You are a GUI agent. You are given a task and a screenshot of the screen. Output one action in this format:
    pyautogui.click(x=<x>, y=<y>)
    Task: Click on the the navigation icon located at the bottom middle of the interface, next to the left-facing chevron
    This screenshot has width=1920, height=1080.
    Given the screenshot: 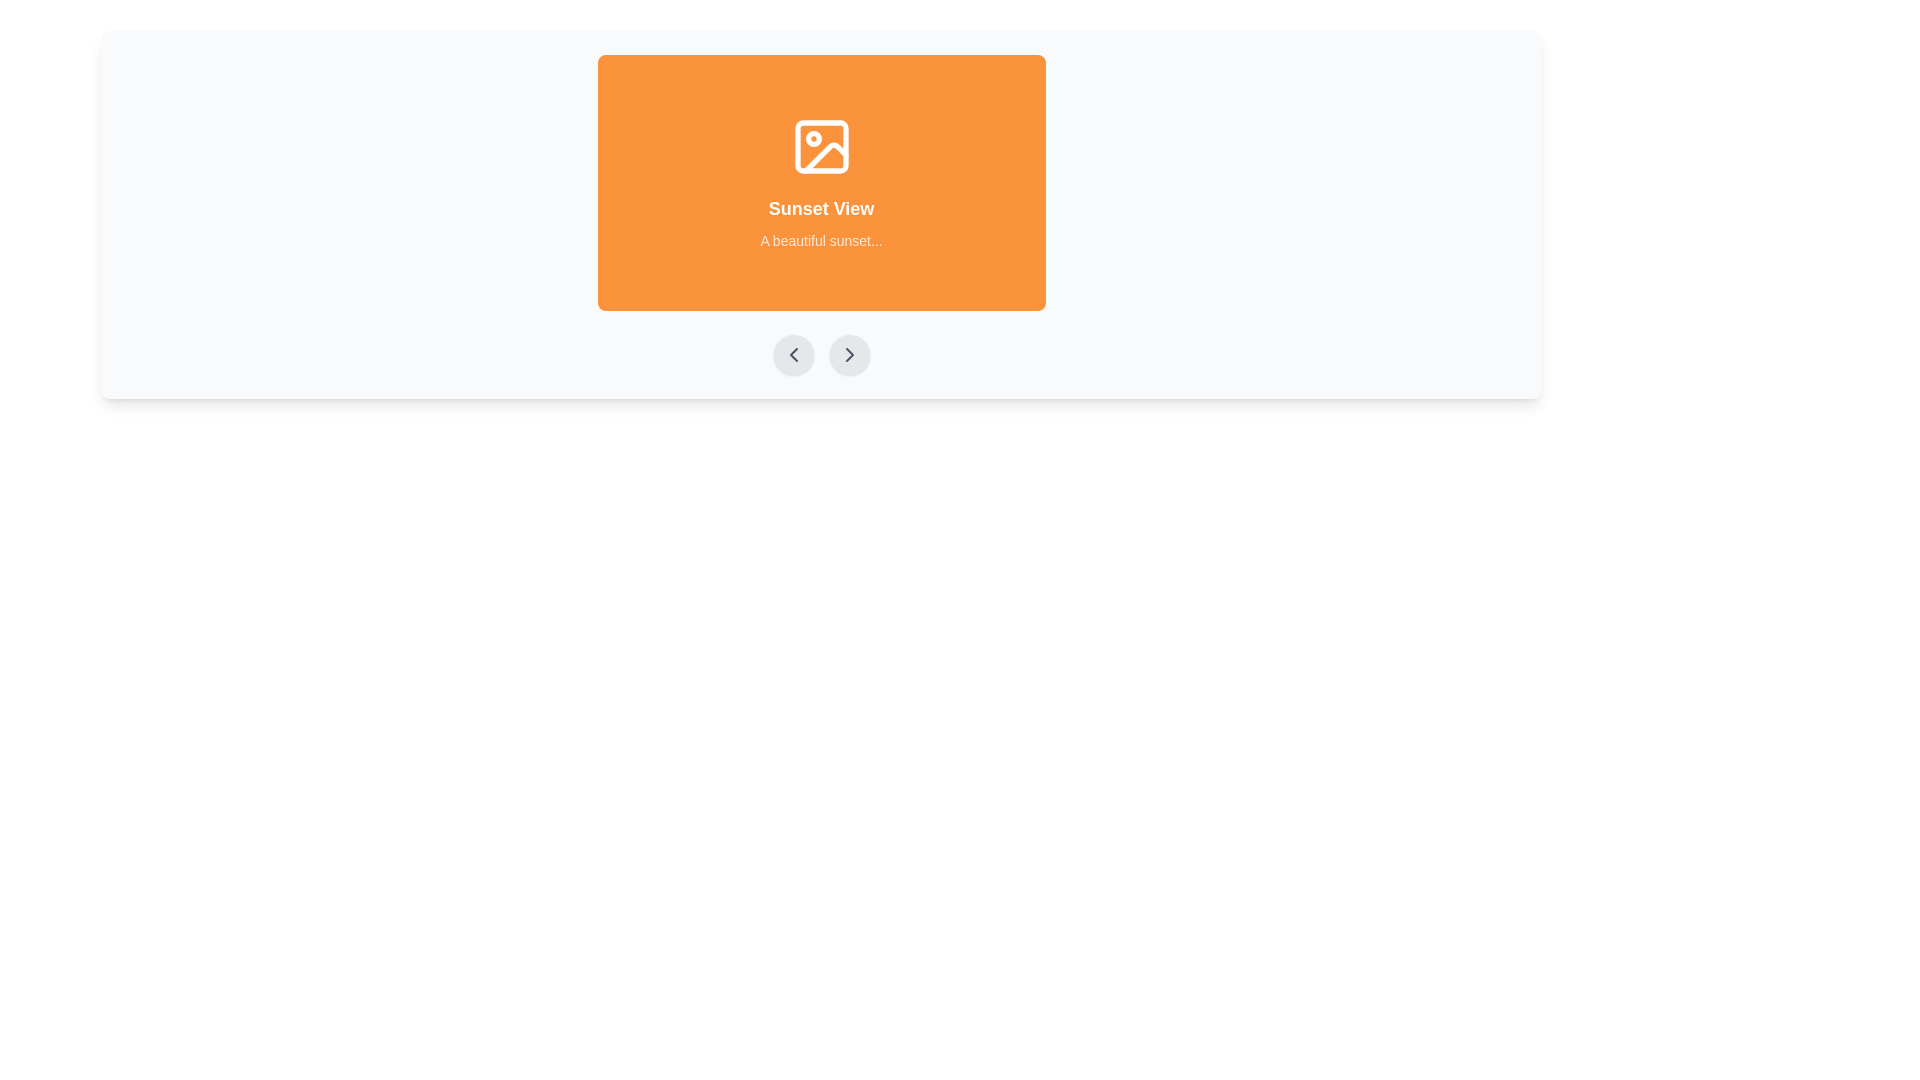 What is the action you would take?
    pyautogui.click(x=849, y=353)
    